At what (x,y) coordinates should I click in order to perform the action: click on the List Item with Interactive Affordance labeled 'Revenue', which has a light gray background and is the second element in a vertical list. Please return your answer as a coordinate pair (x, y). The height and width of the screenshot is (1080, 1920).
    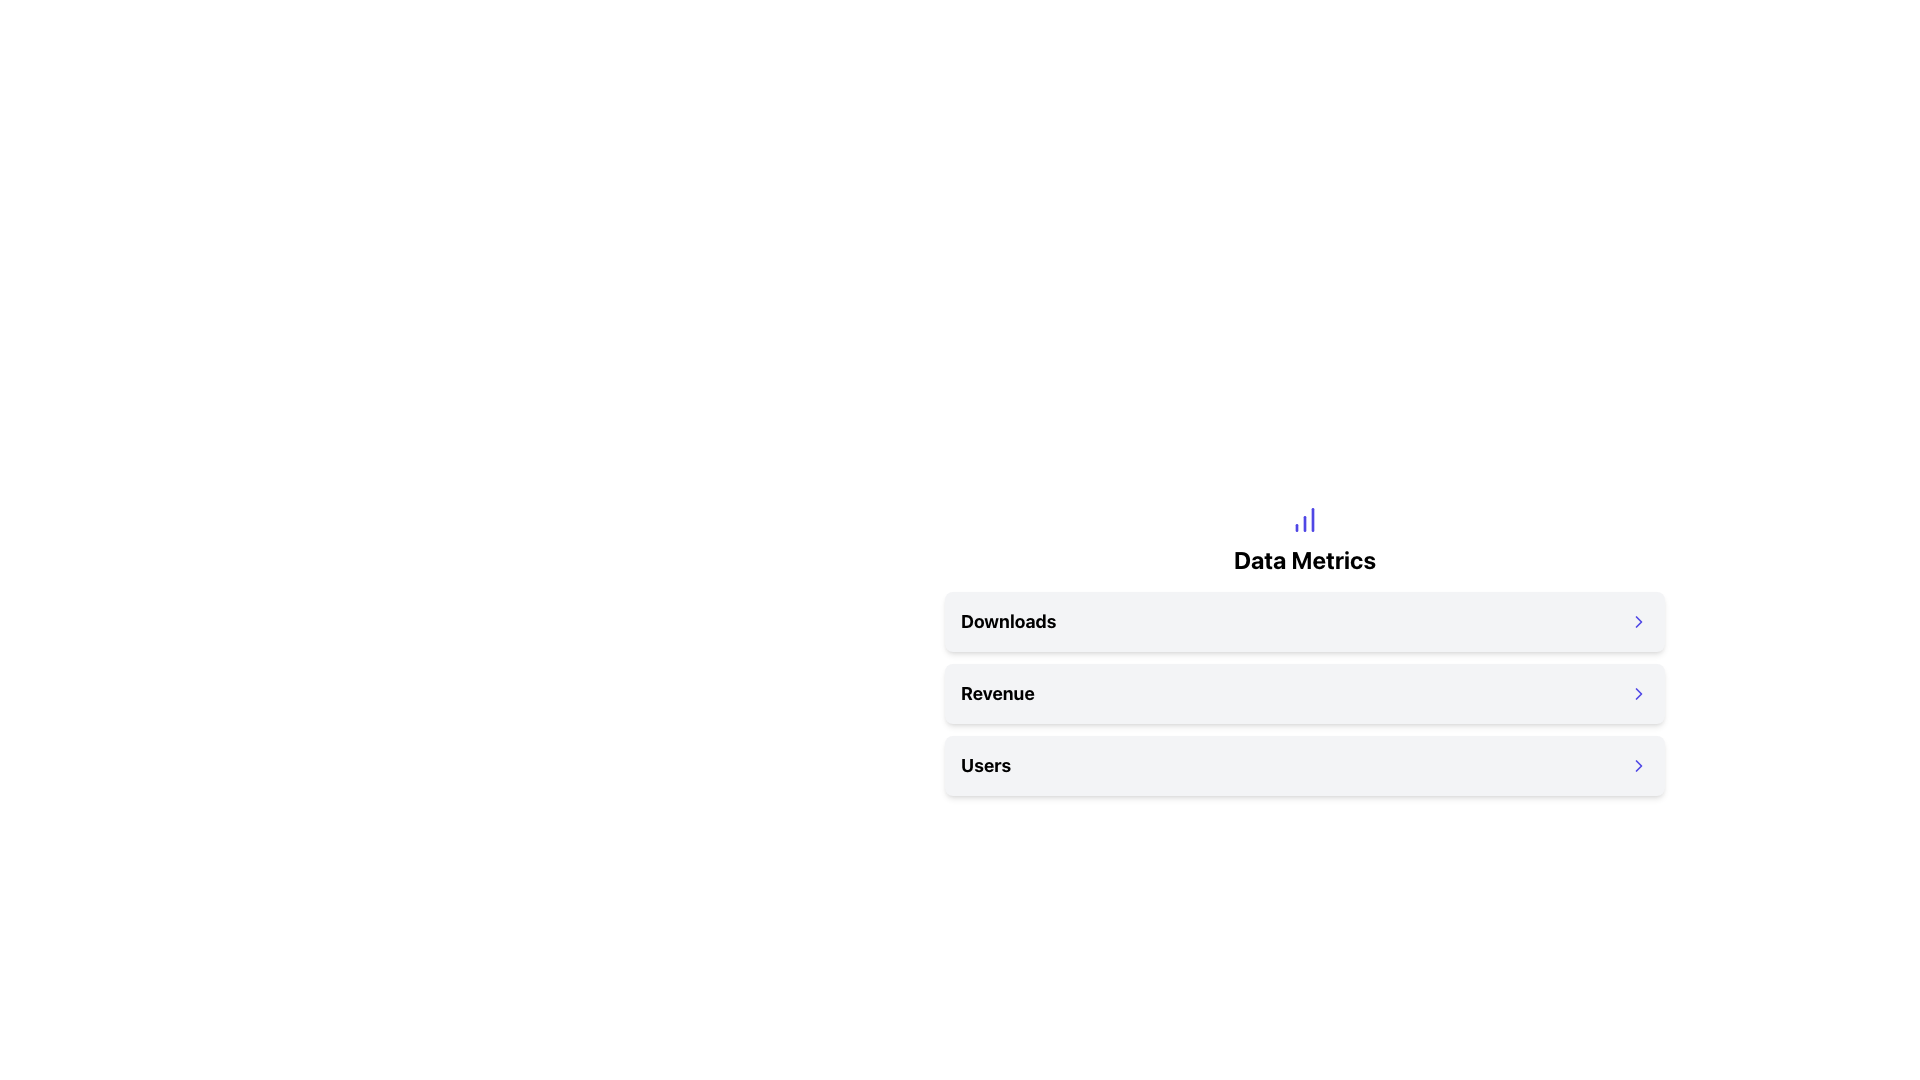
    Looking at the image, I should click on (1305, 693).